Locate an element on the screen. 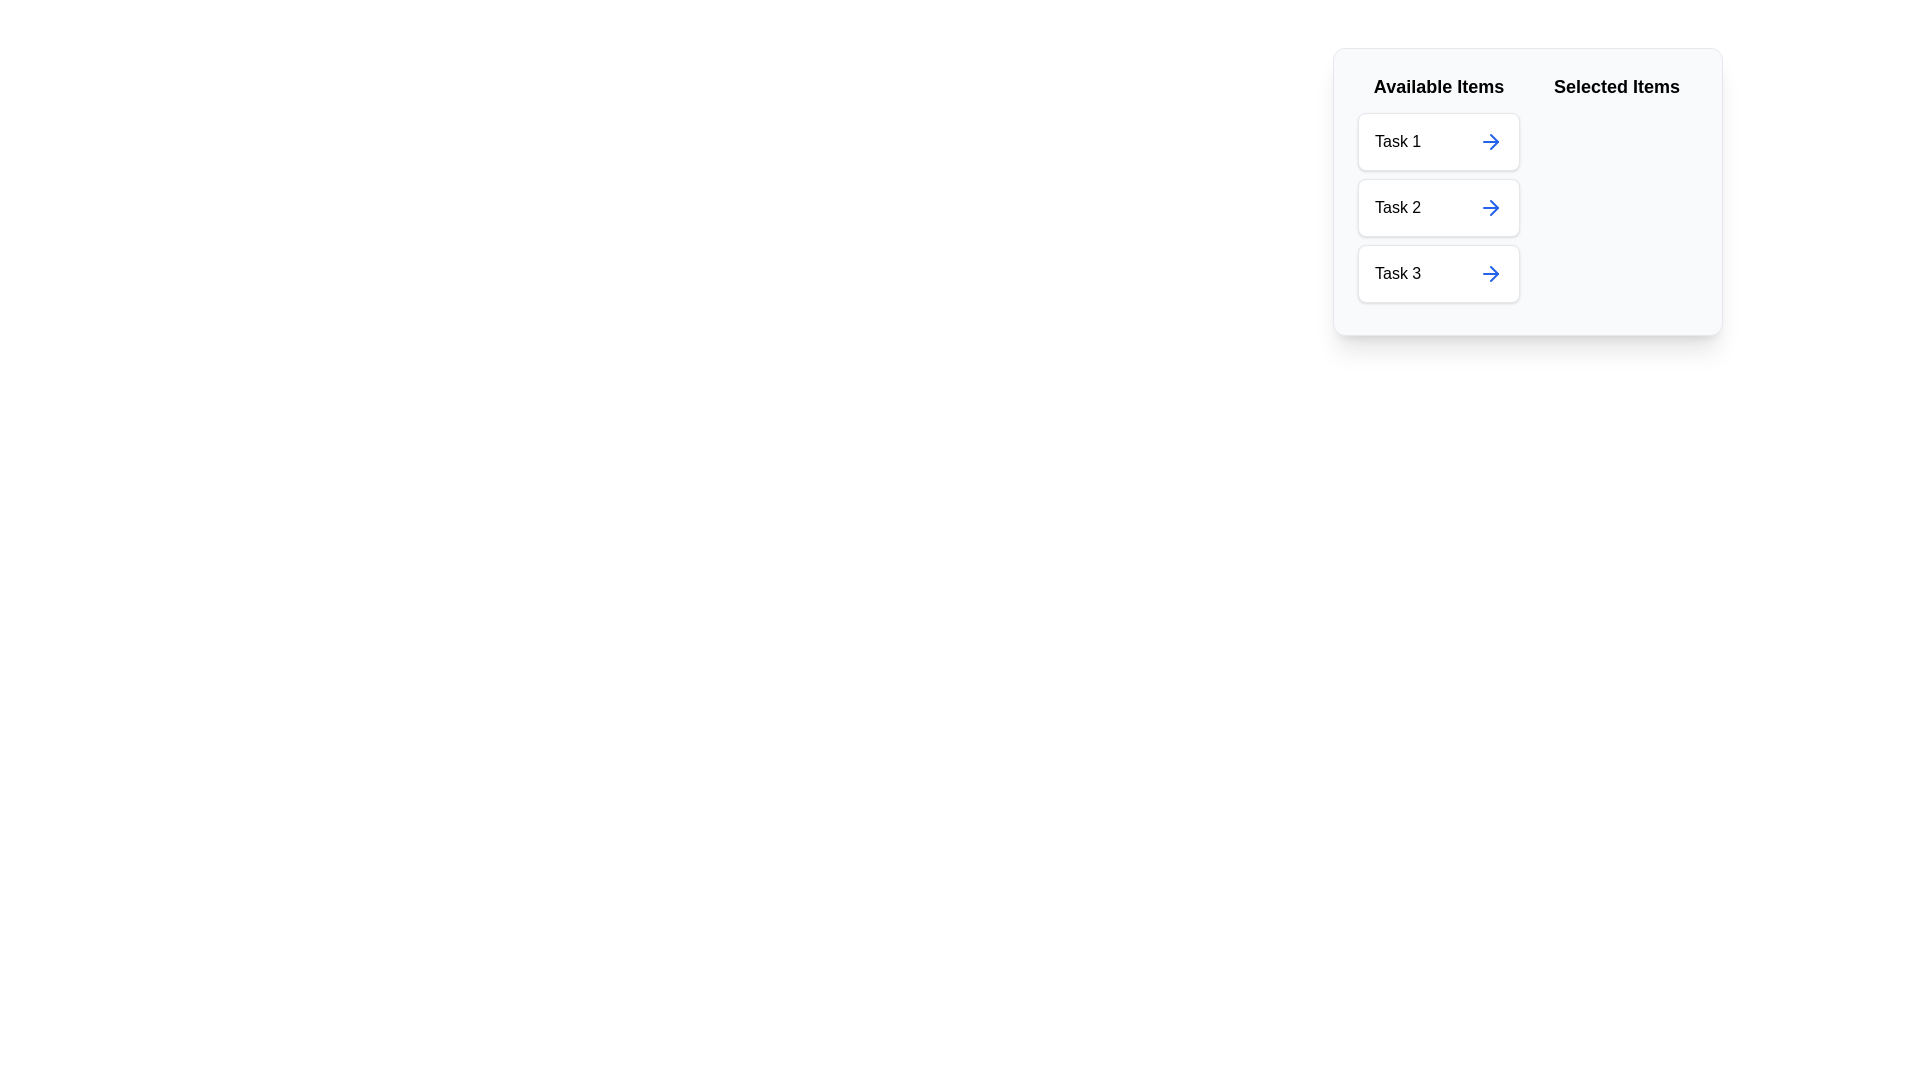  the blue rightward-pointing arrow icon located to the right of the 'Task 1' label is located at coordinates (1491, 141).